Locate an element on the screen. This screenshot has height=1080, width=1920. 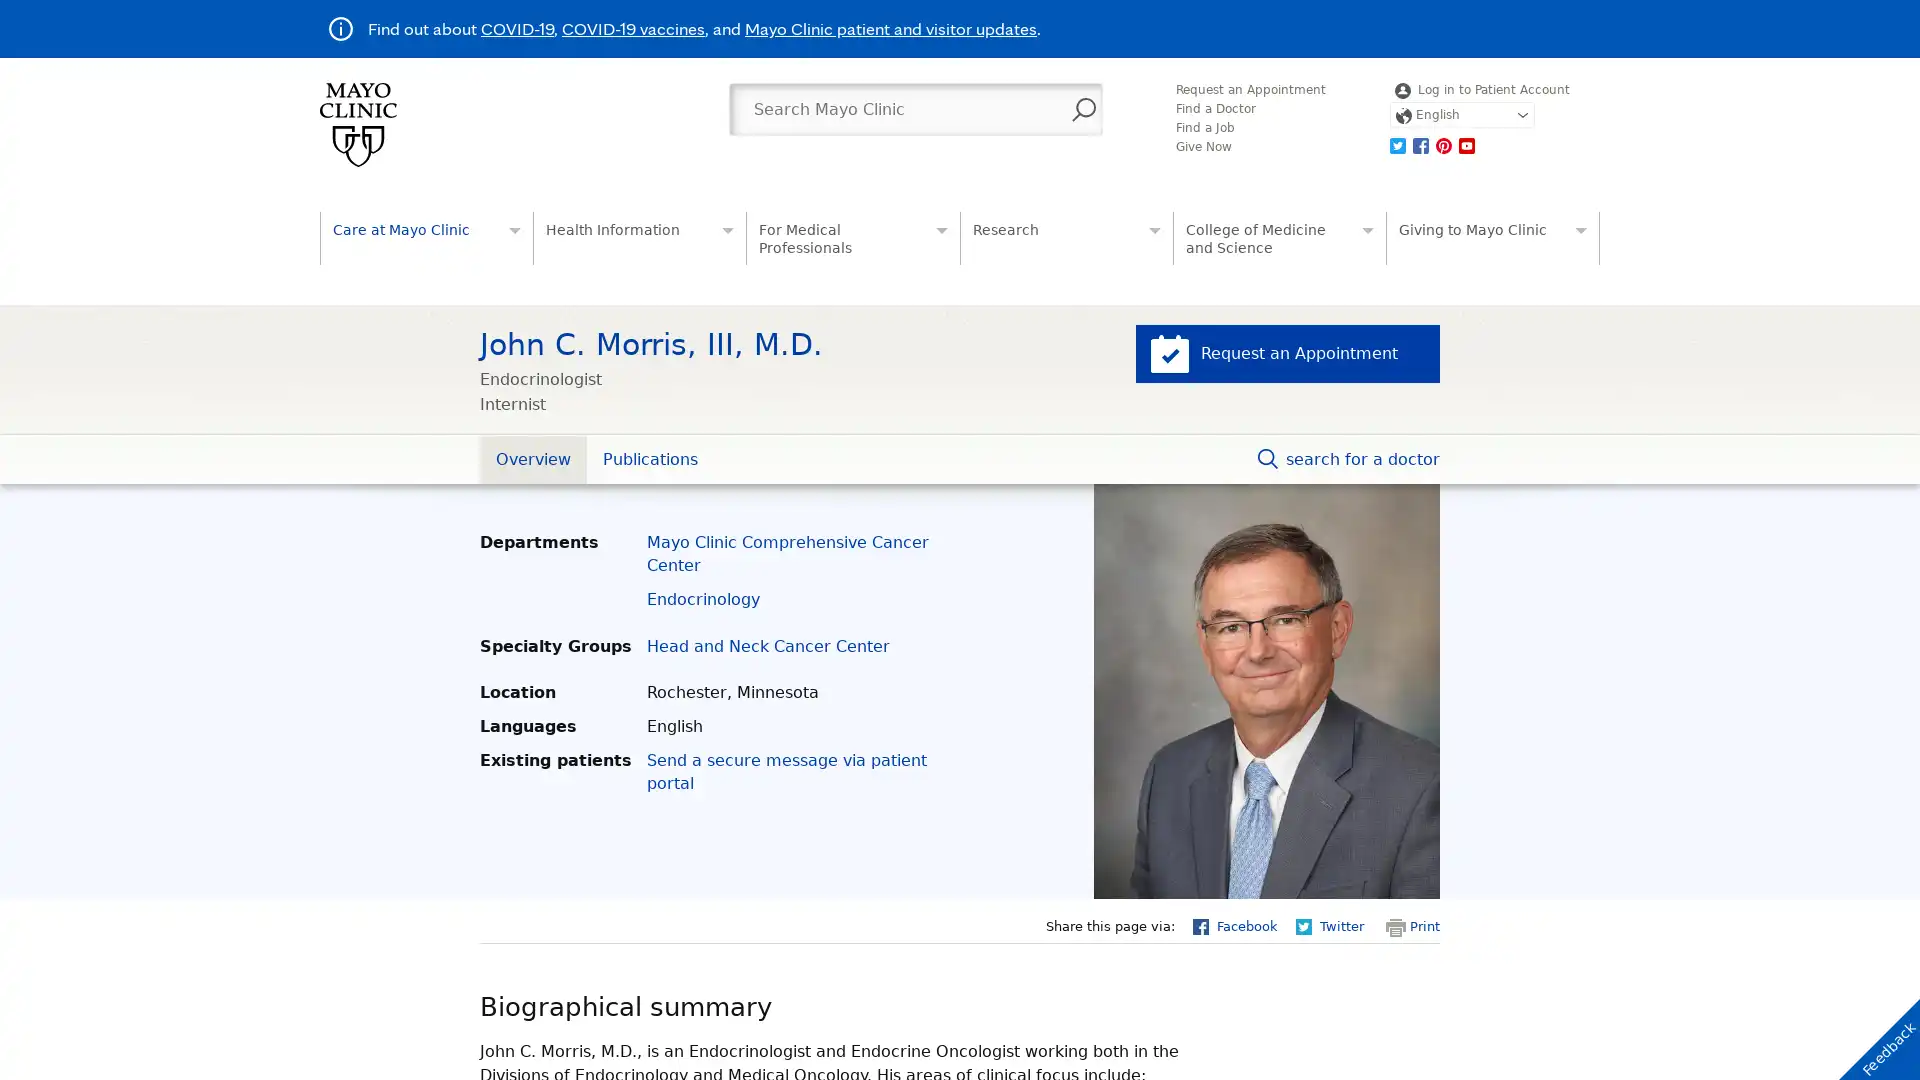
Search is located at coordinates (1083, 110).